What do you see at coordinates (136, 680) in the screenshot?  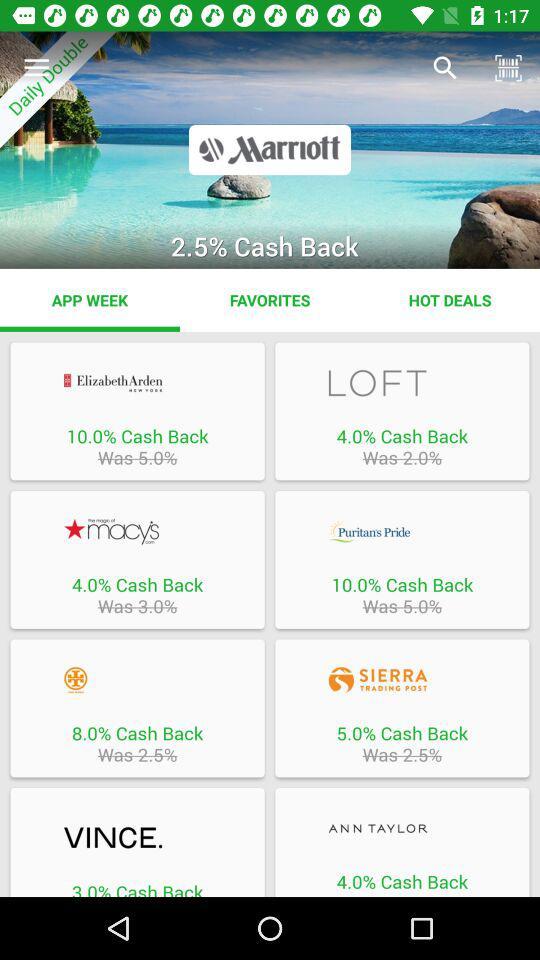 I see `this deal` at bounding box center [136, 680].